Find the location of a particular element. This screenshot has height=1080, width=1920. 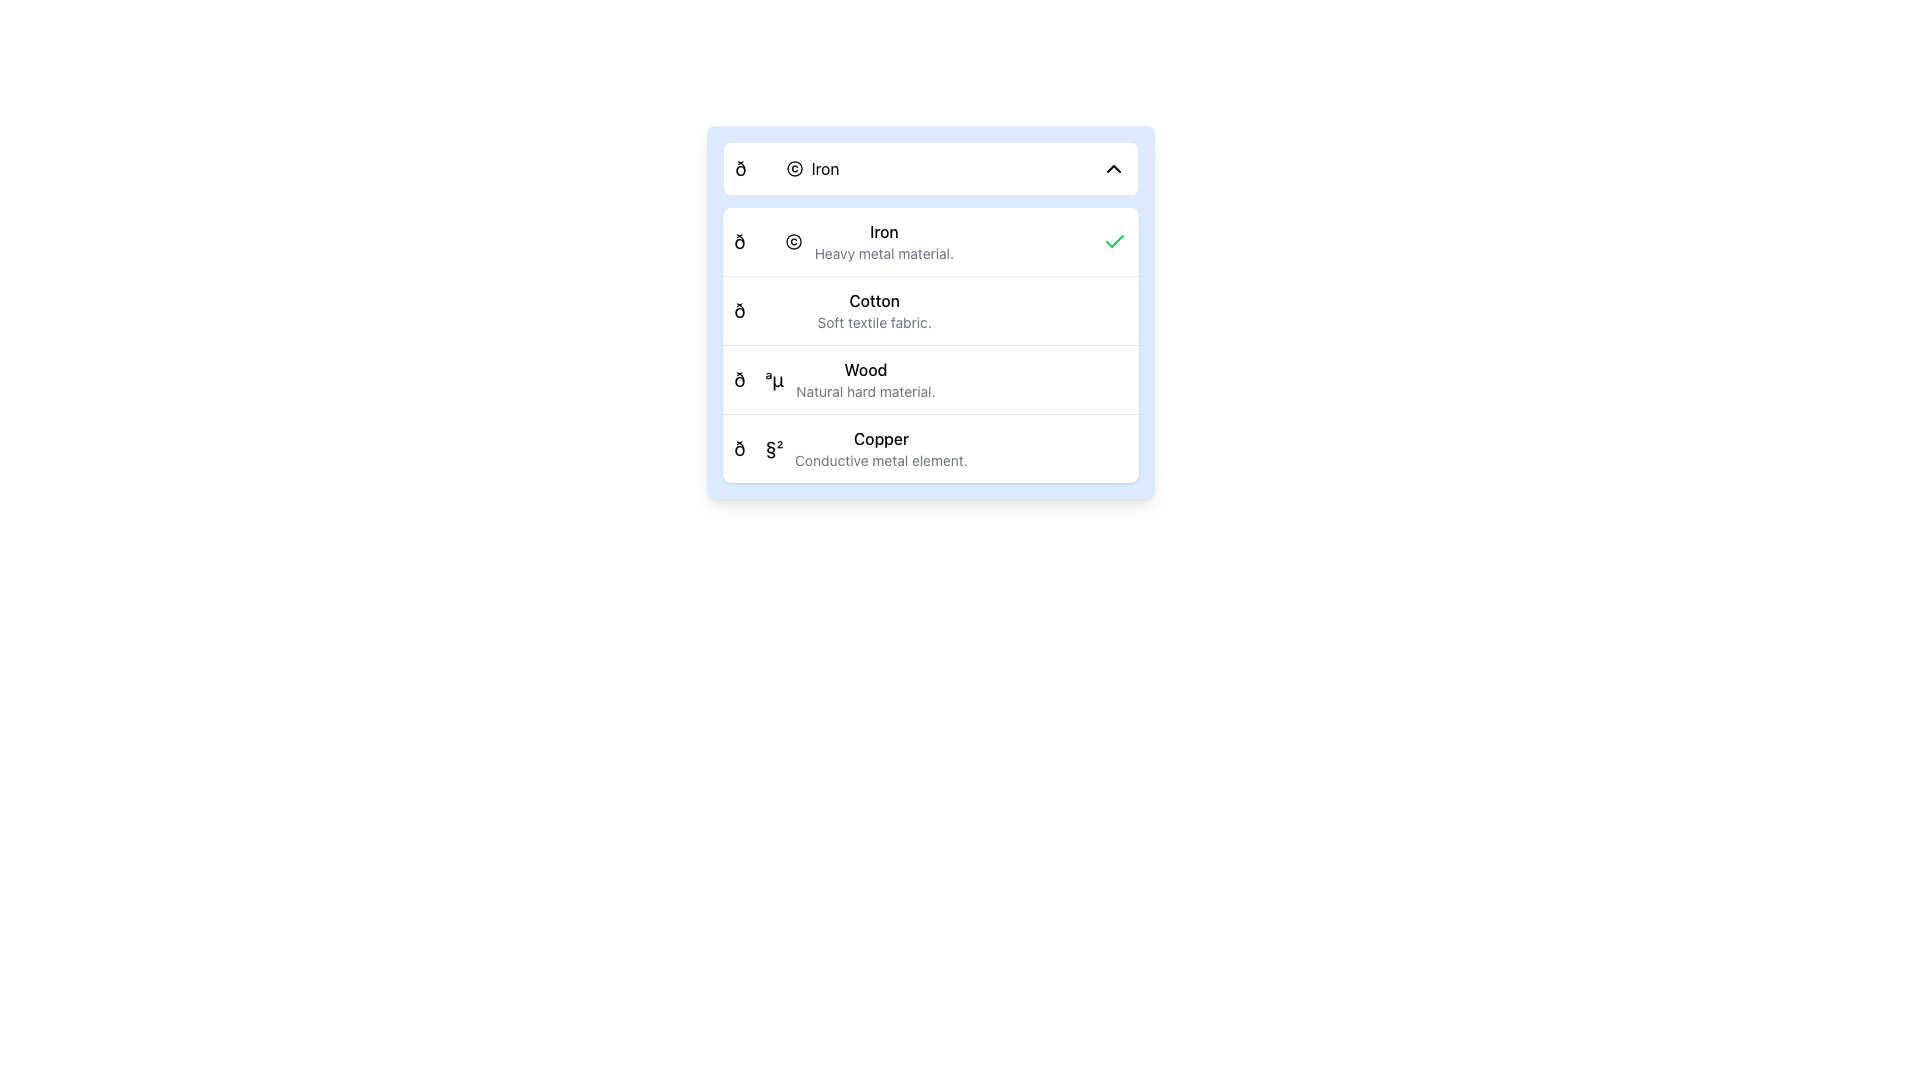

the List item displaying 'CottonSoft textile fabric.' with a bold 'Cotton' and an icon is located at coordinates (833, 311).